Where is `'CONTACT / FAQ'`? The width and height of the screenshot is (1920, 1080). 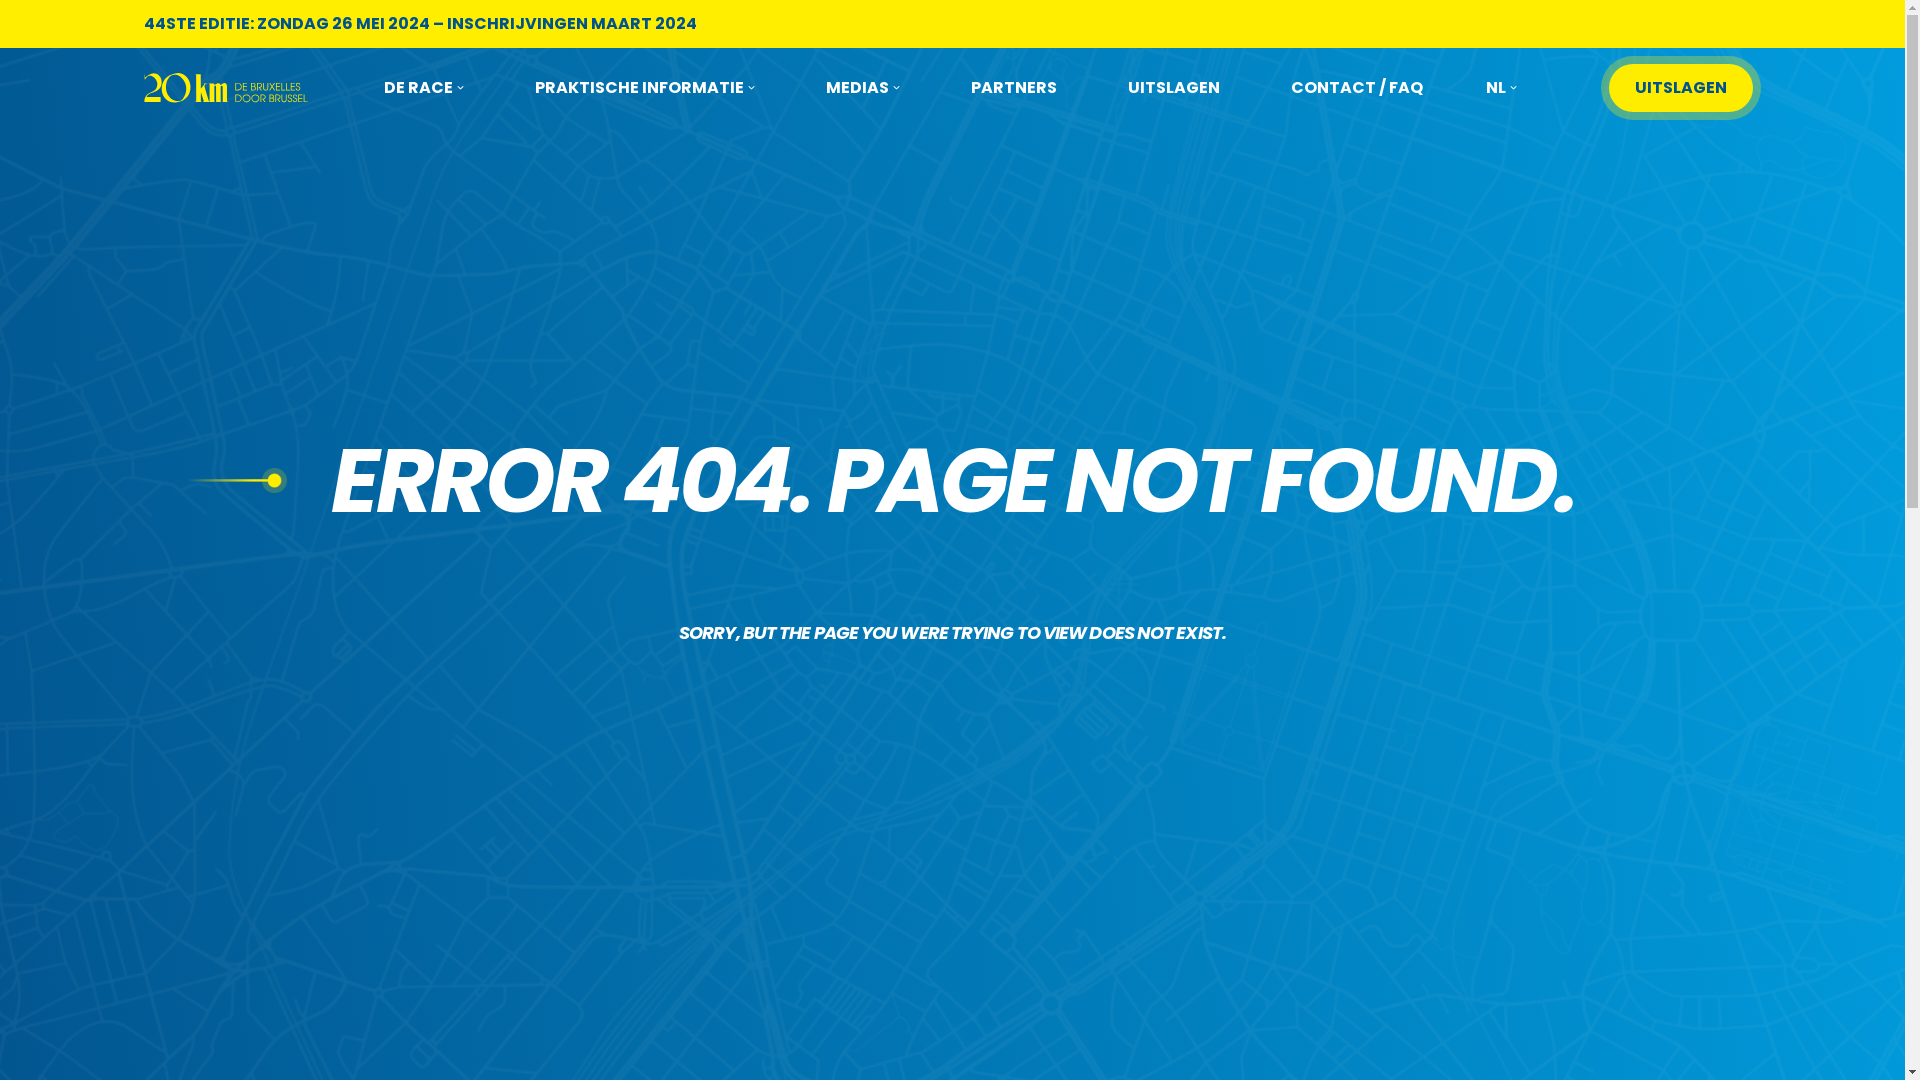 'CONTACT / FAQ' is located at coordinates (1357, 87).